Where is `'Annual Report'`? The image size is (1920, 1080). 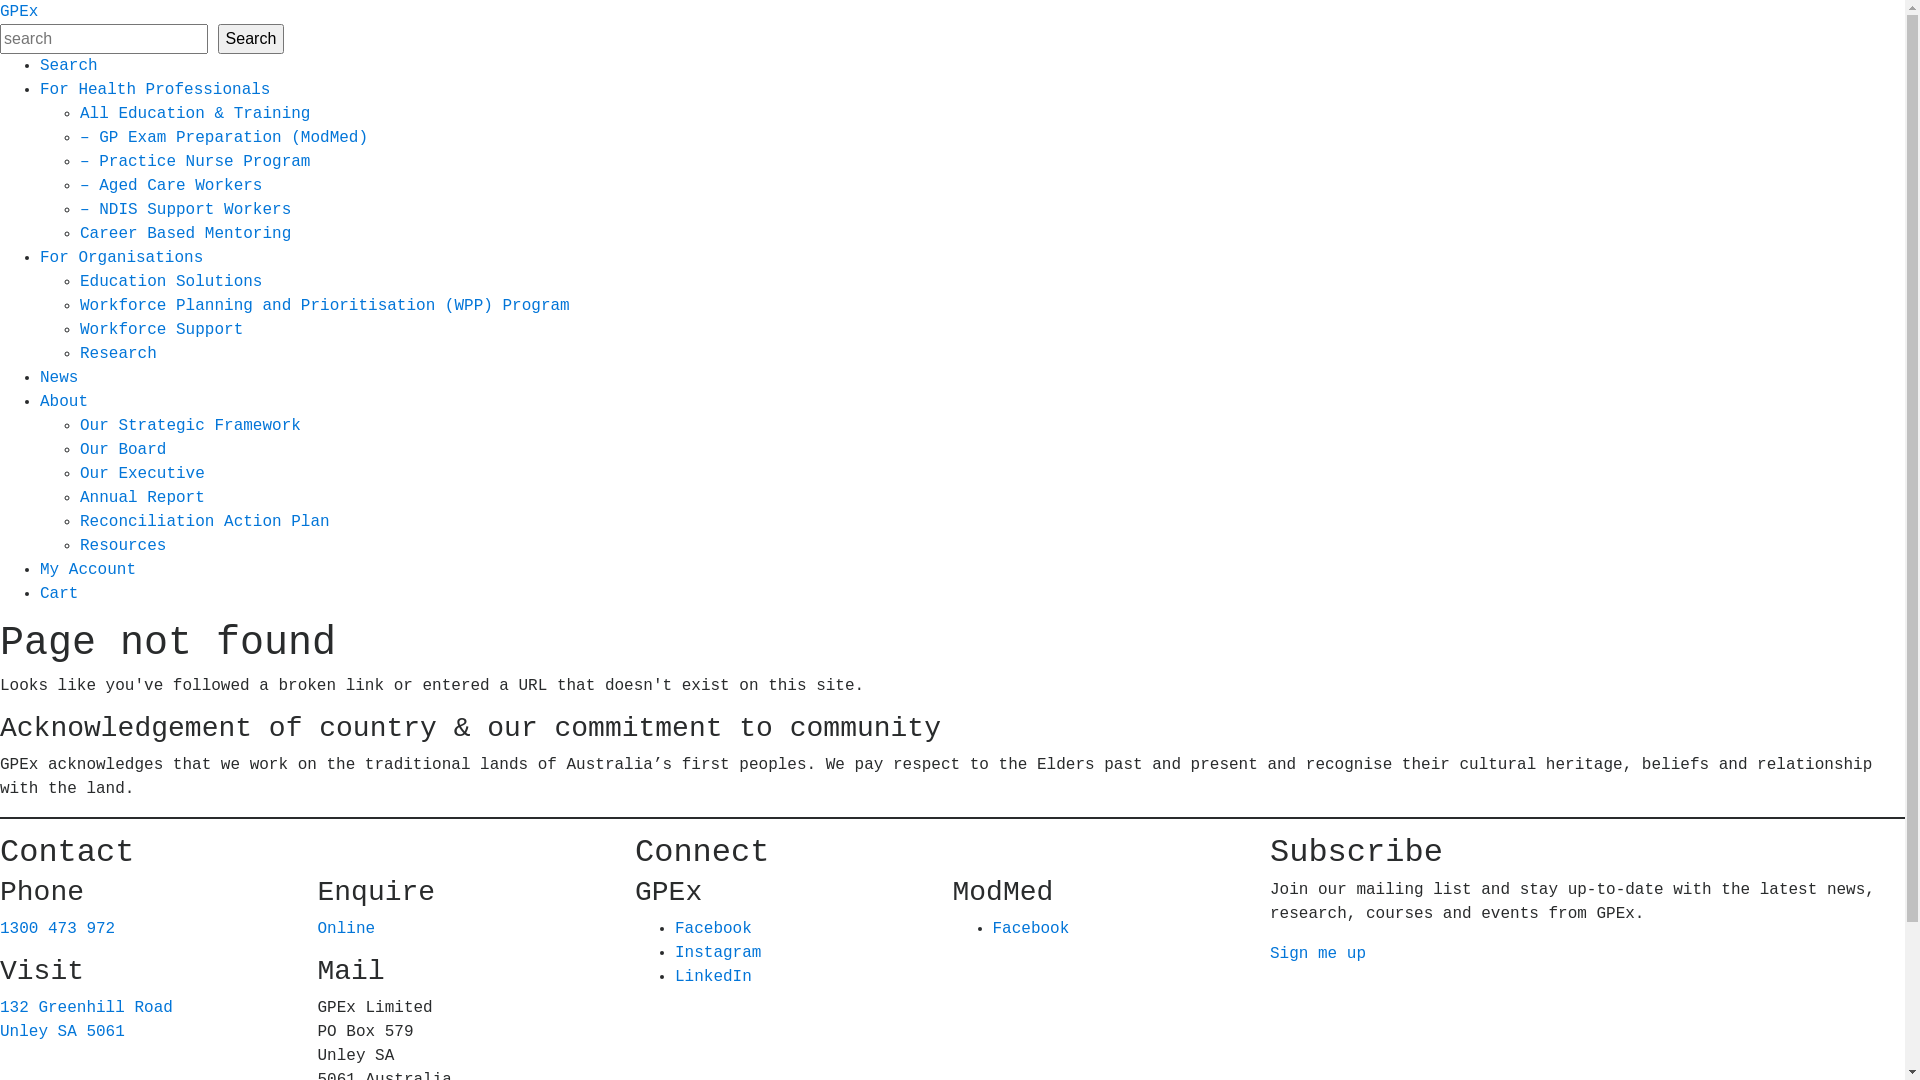
'Annual Report' is located at coordinates (141, 496).